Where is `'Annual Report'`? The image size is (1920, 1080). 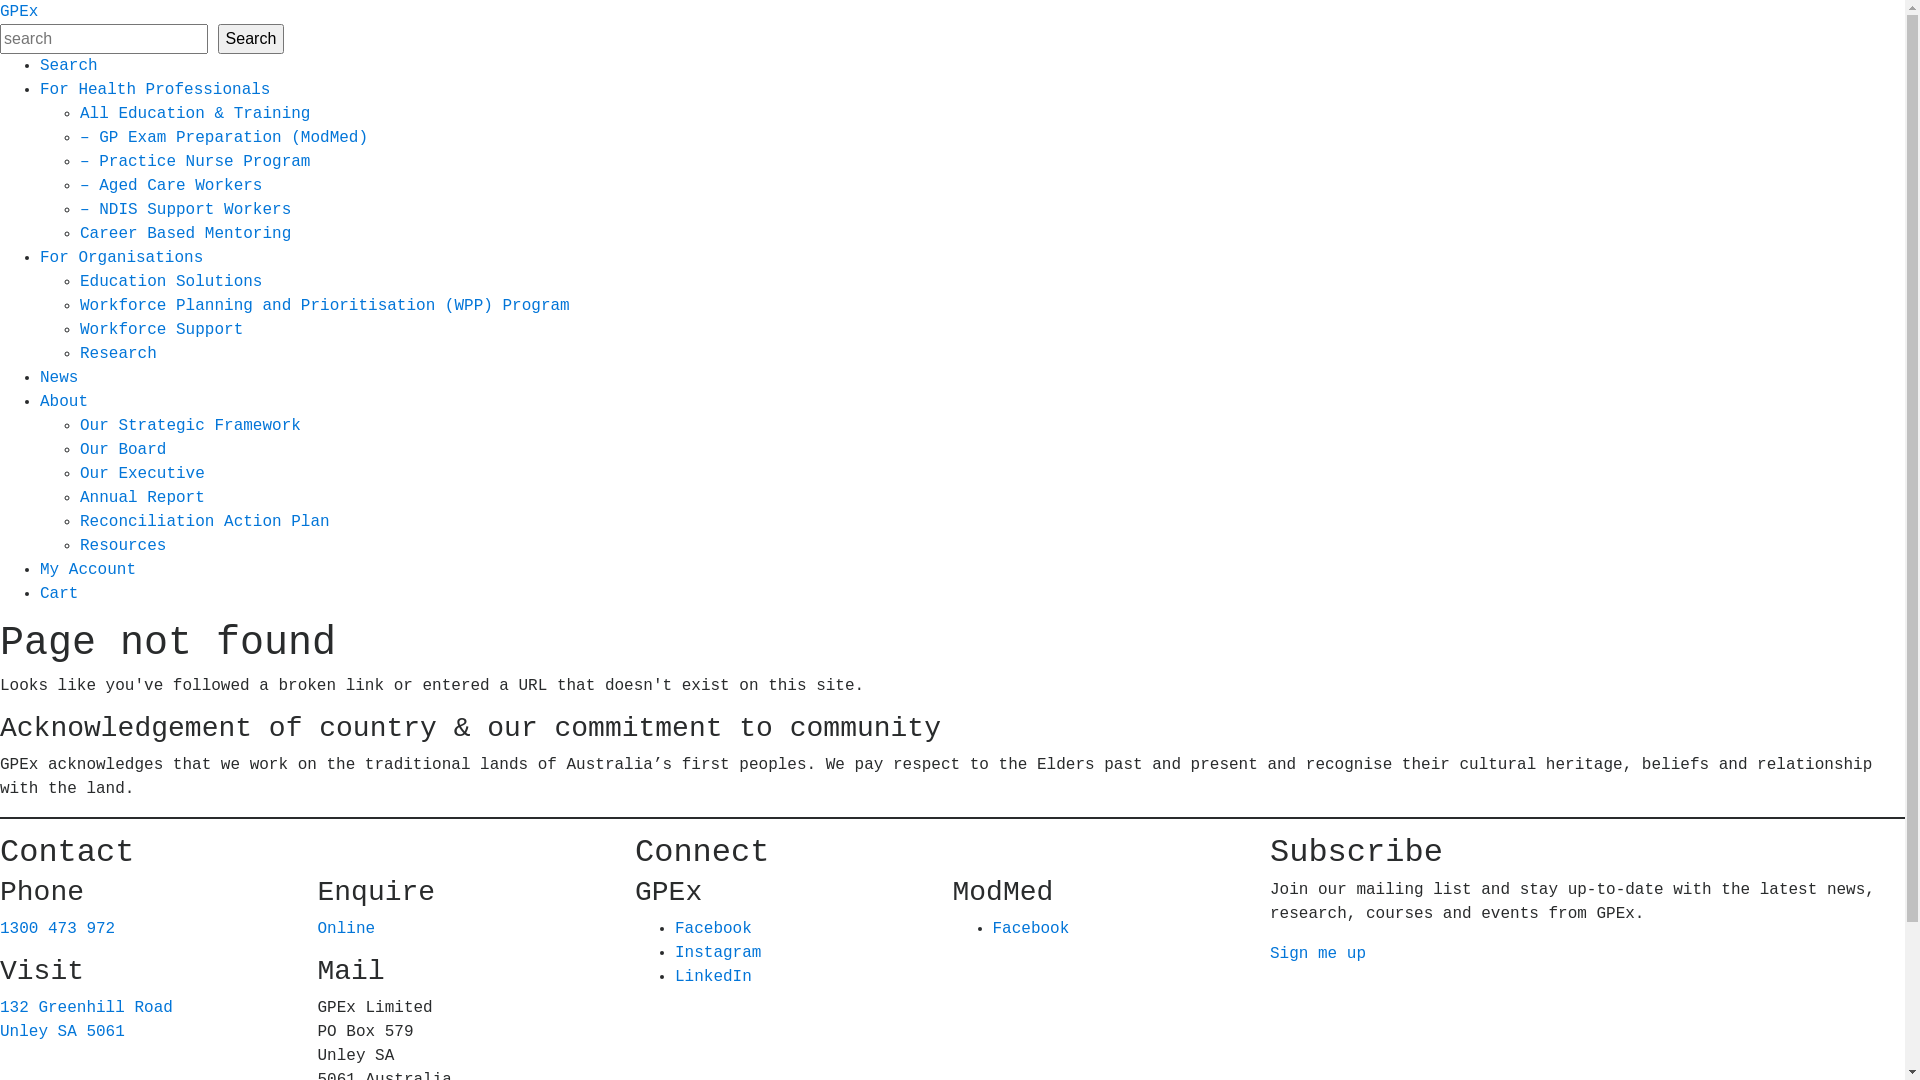
'Annual Report' is located at coordinates (141, 496).